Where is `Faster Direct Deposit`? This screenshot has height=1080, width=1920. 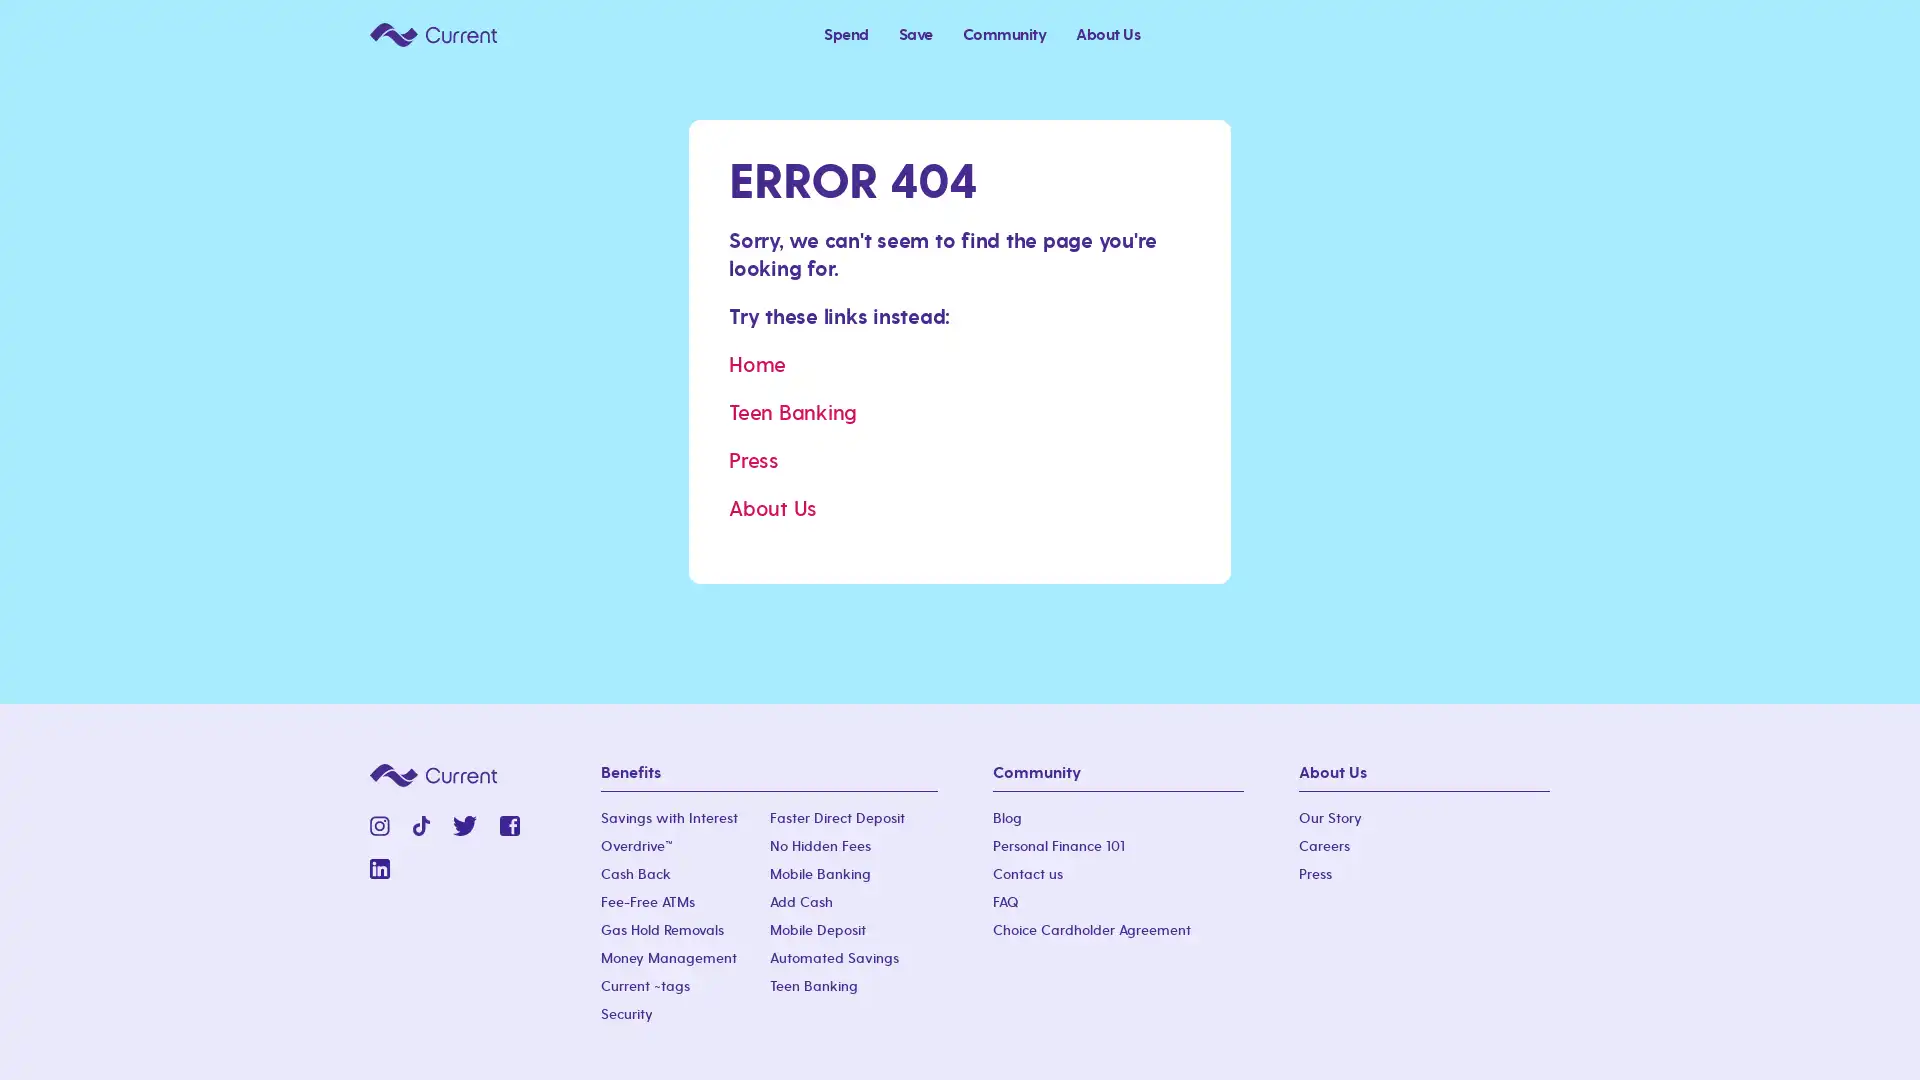
Faster Direct Deposit is located at coordinates (836, 818).